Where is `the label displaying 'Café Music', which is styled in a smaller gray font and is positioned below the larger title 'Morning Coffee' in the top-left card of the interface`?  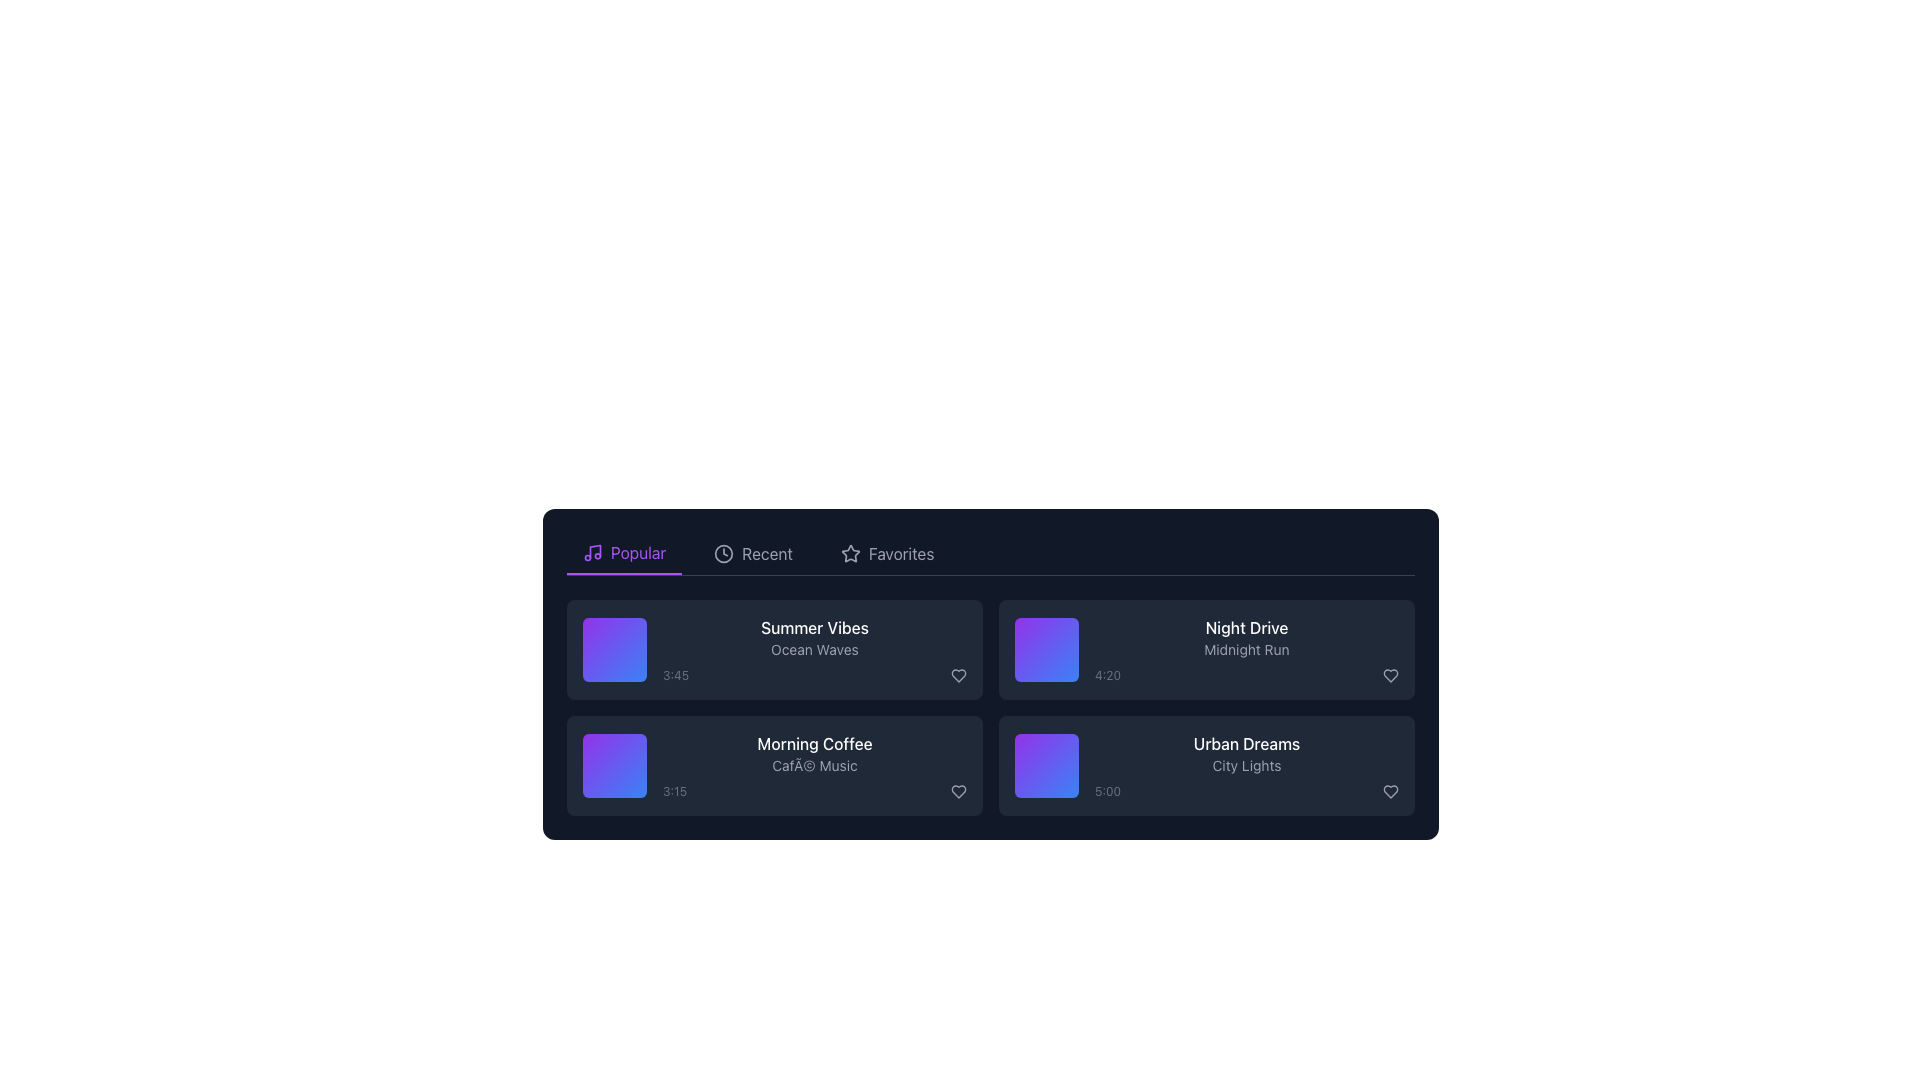 the label displaying 'Café Music', which is styled in a smaller gray font and is positioned below the larger title 'Morning Coffee' in the top-left card of the interface is located at coordinates (815, 765).